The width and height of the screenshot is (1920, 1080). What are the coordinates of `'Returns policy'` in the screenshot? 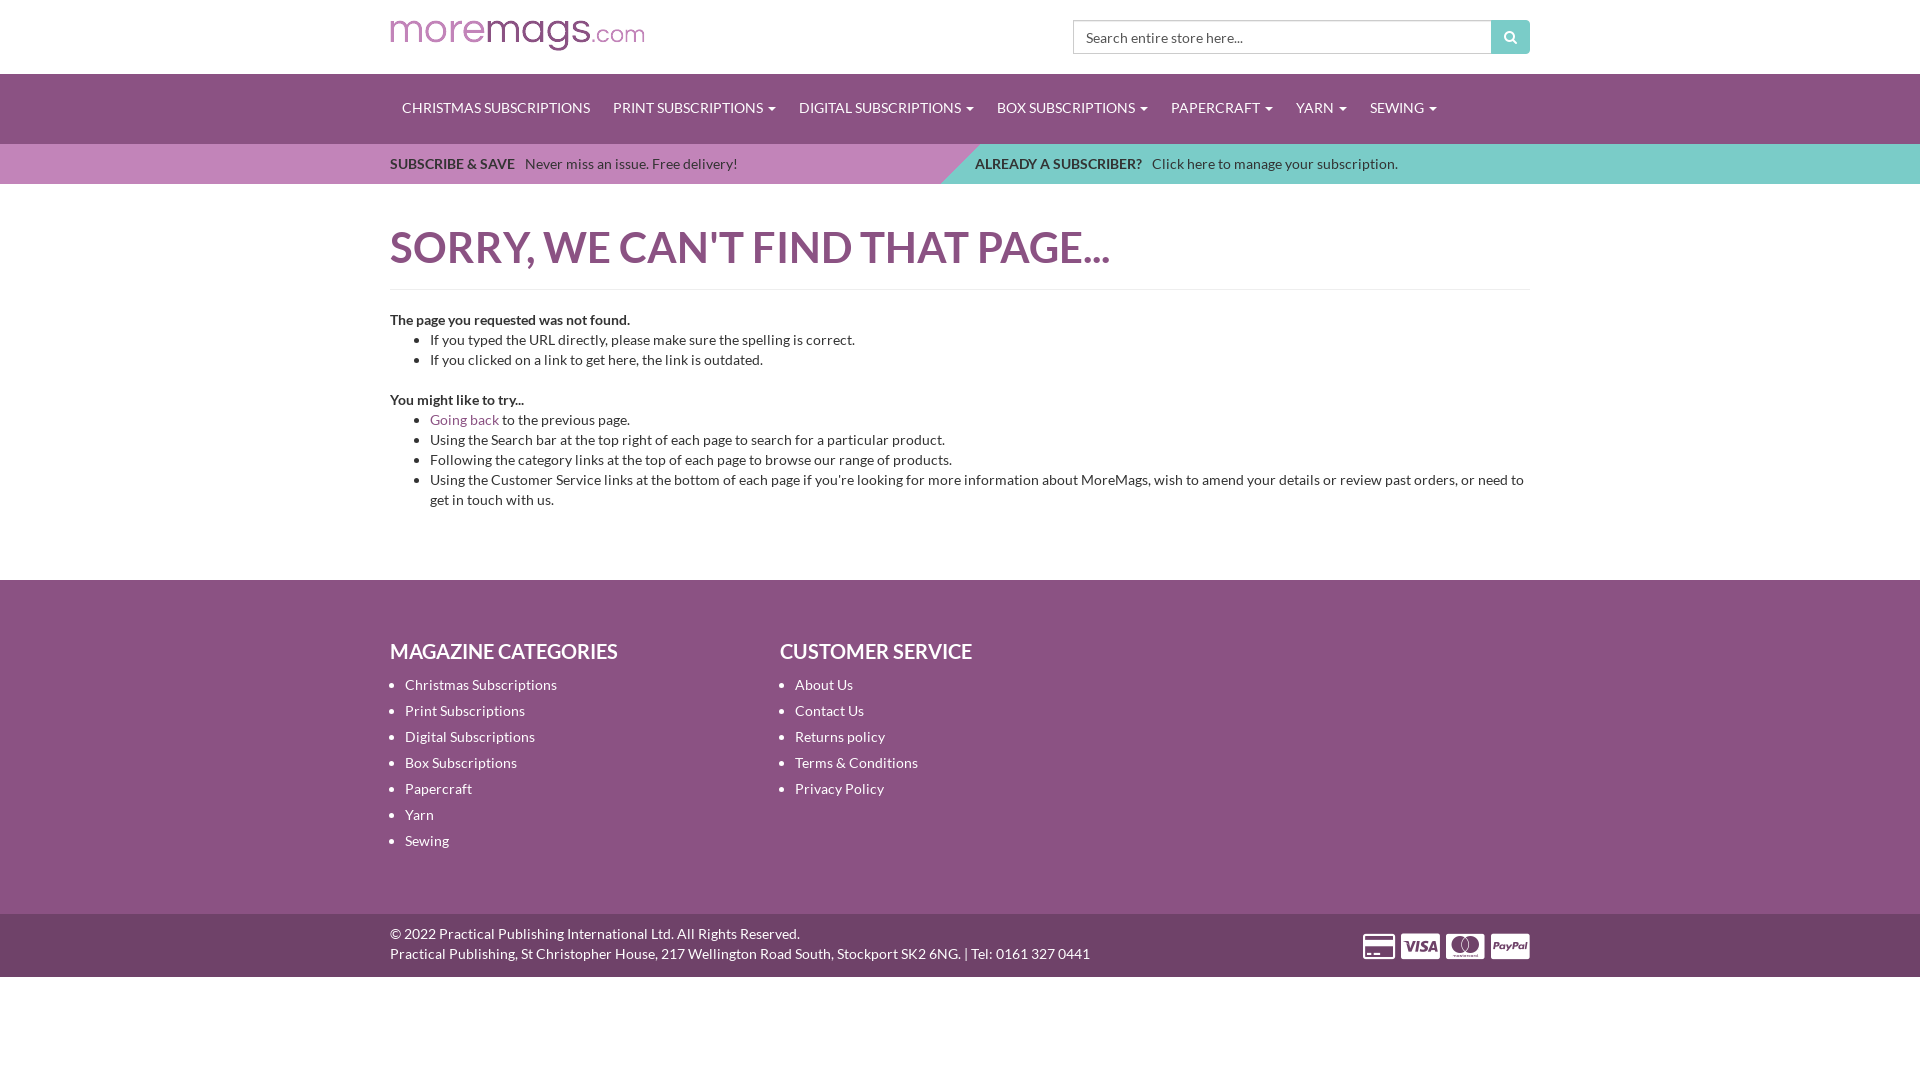 It's located at (840, 736).